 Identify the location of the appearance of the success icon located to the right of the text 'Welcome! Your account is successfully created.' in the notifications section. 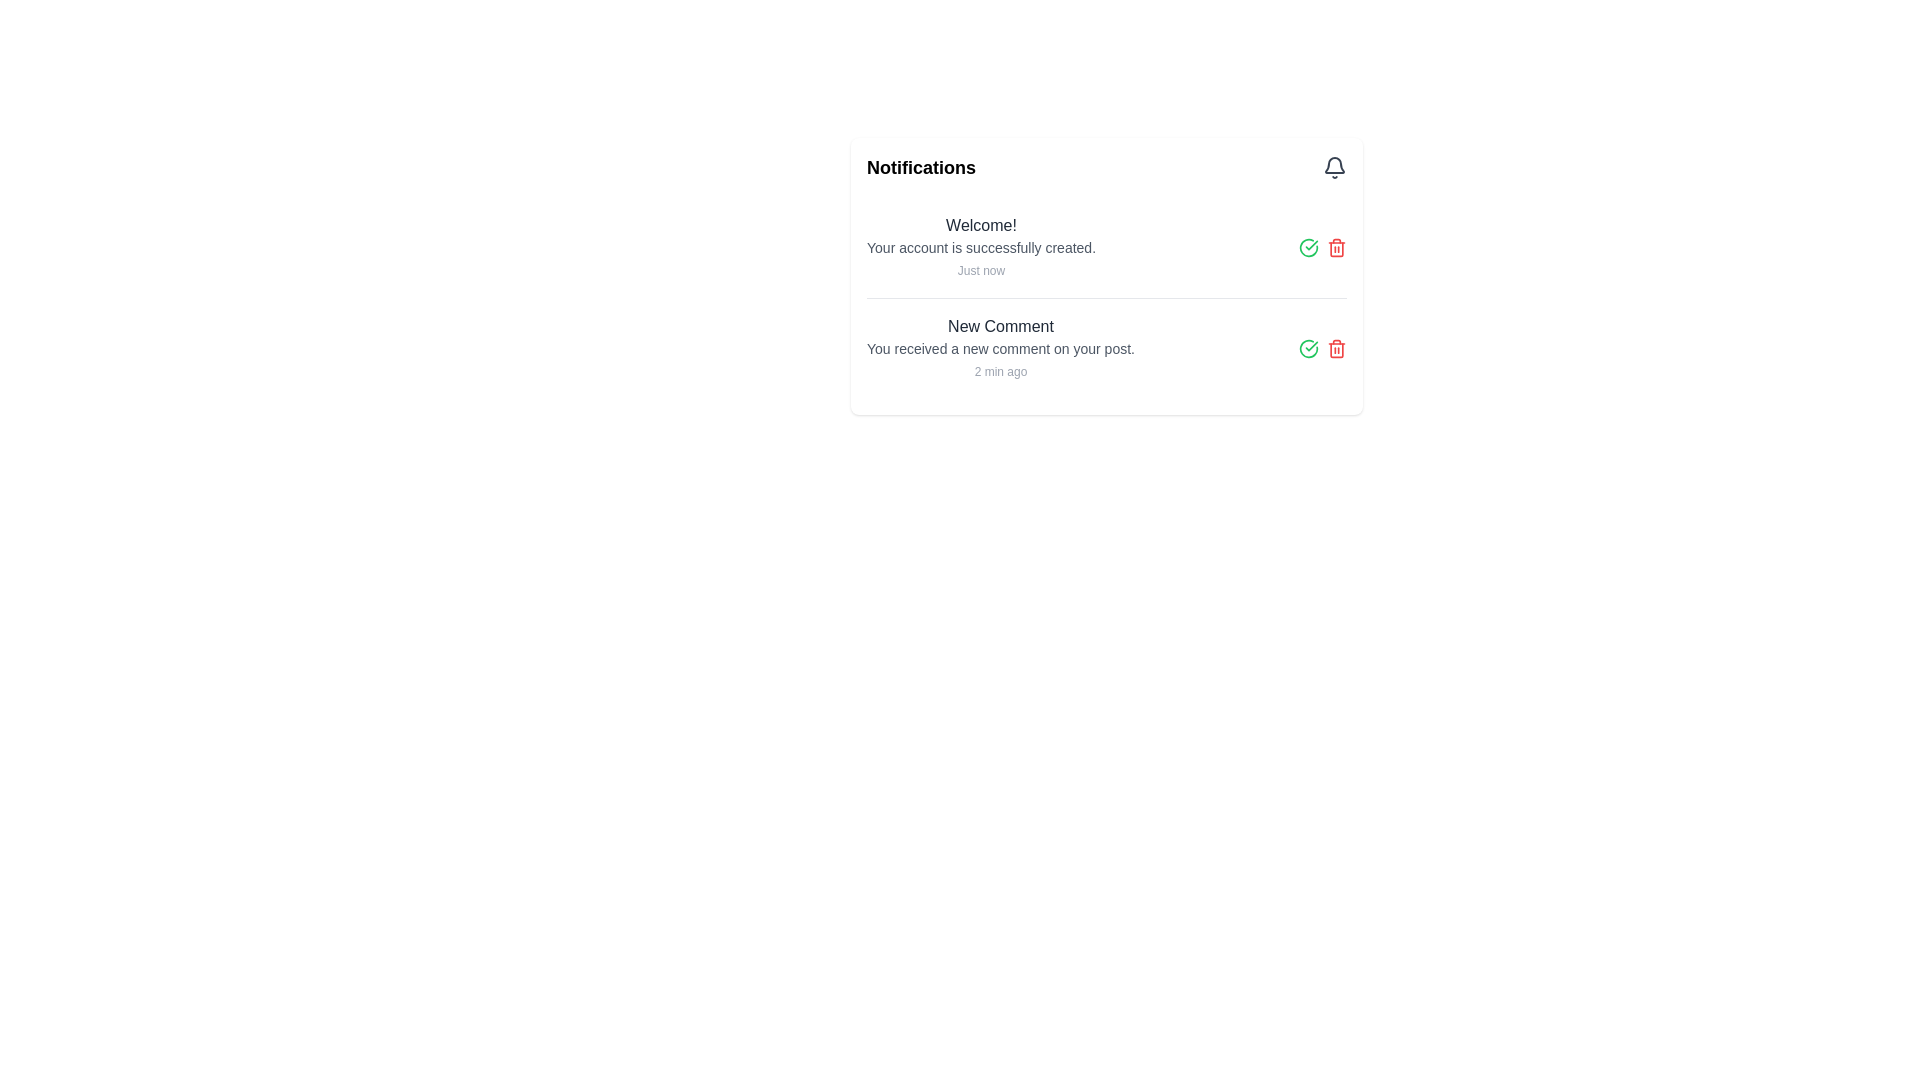
(1309, 347).